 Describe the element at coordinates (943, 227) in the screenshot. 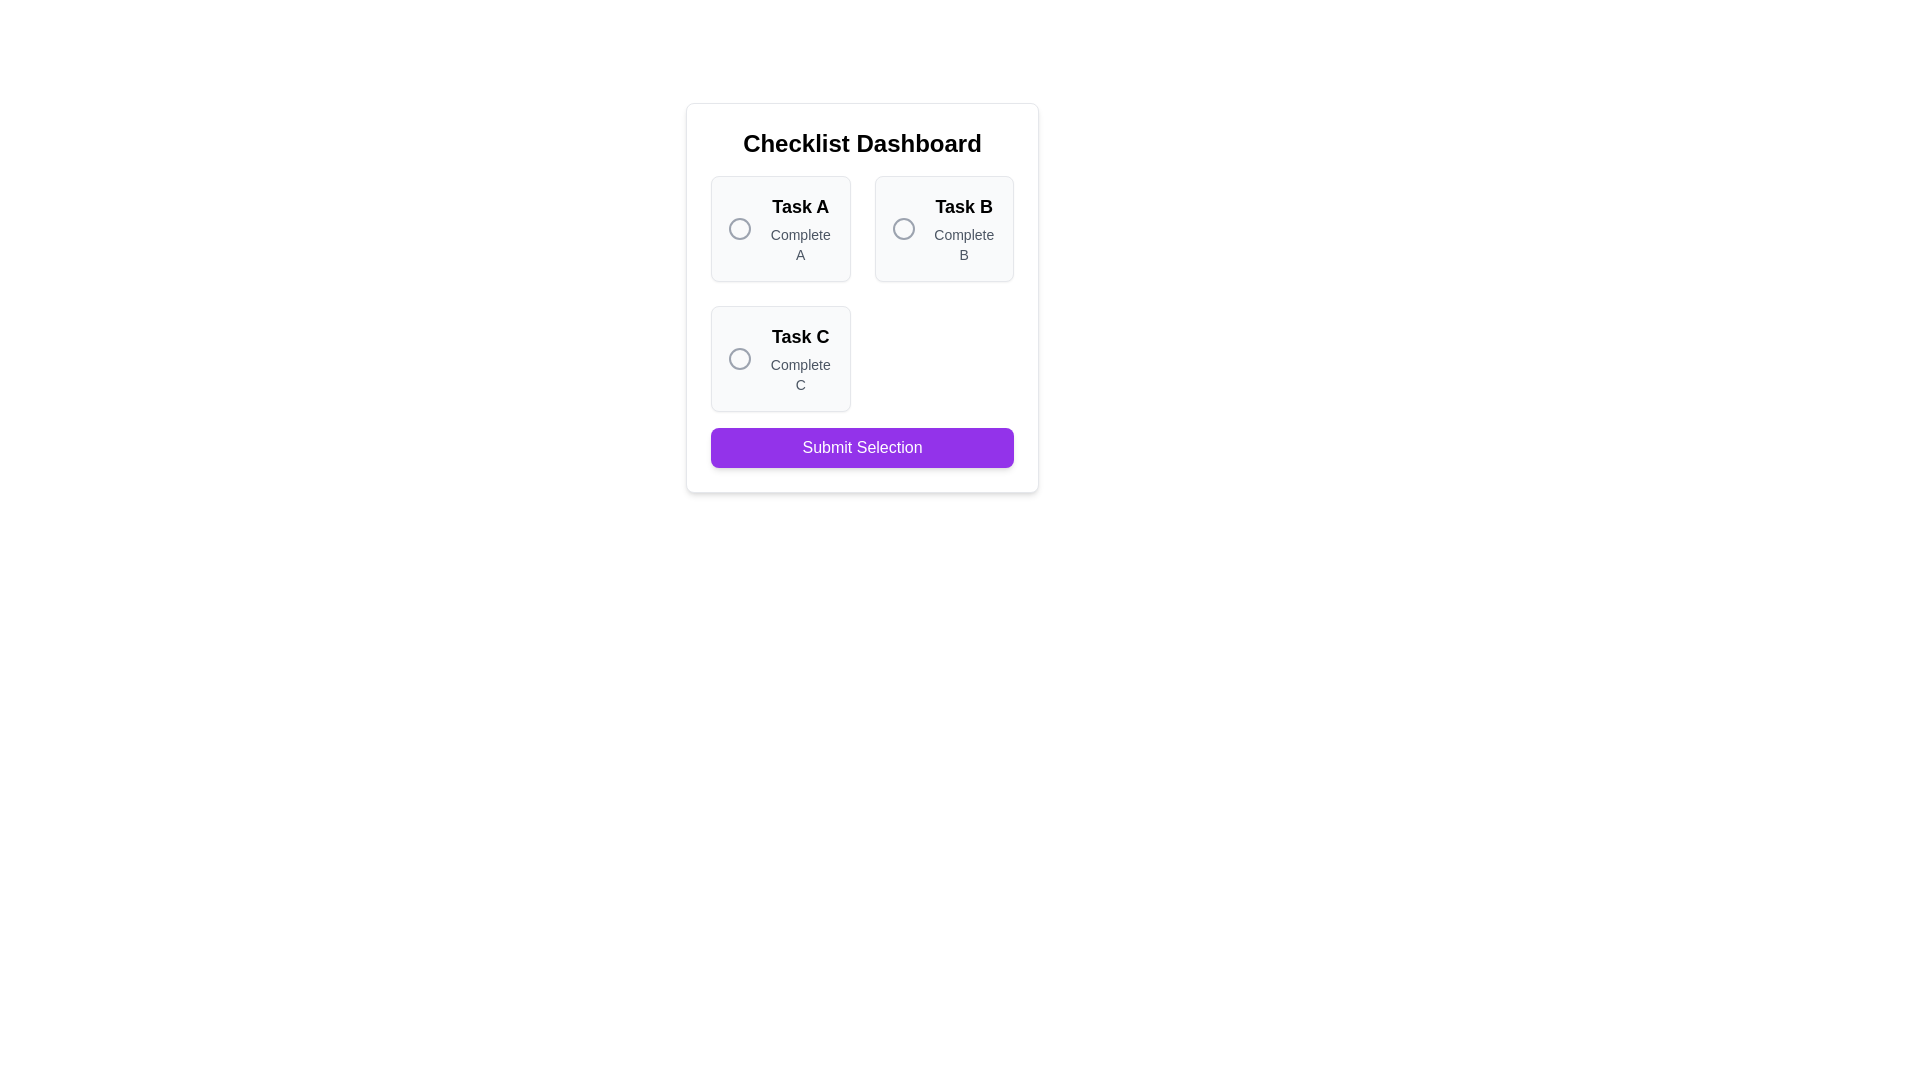

I see `the checklist item labeled 'Task B' with the subtitle 'Complete B'` at that location.